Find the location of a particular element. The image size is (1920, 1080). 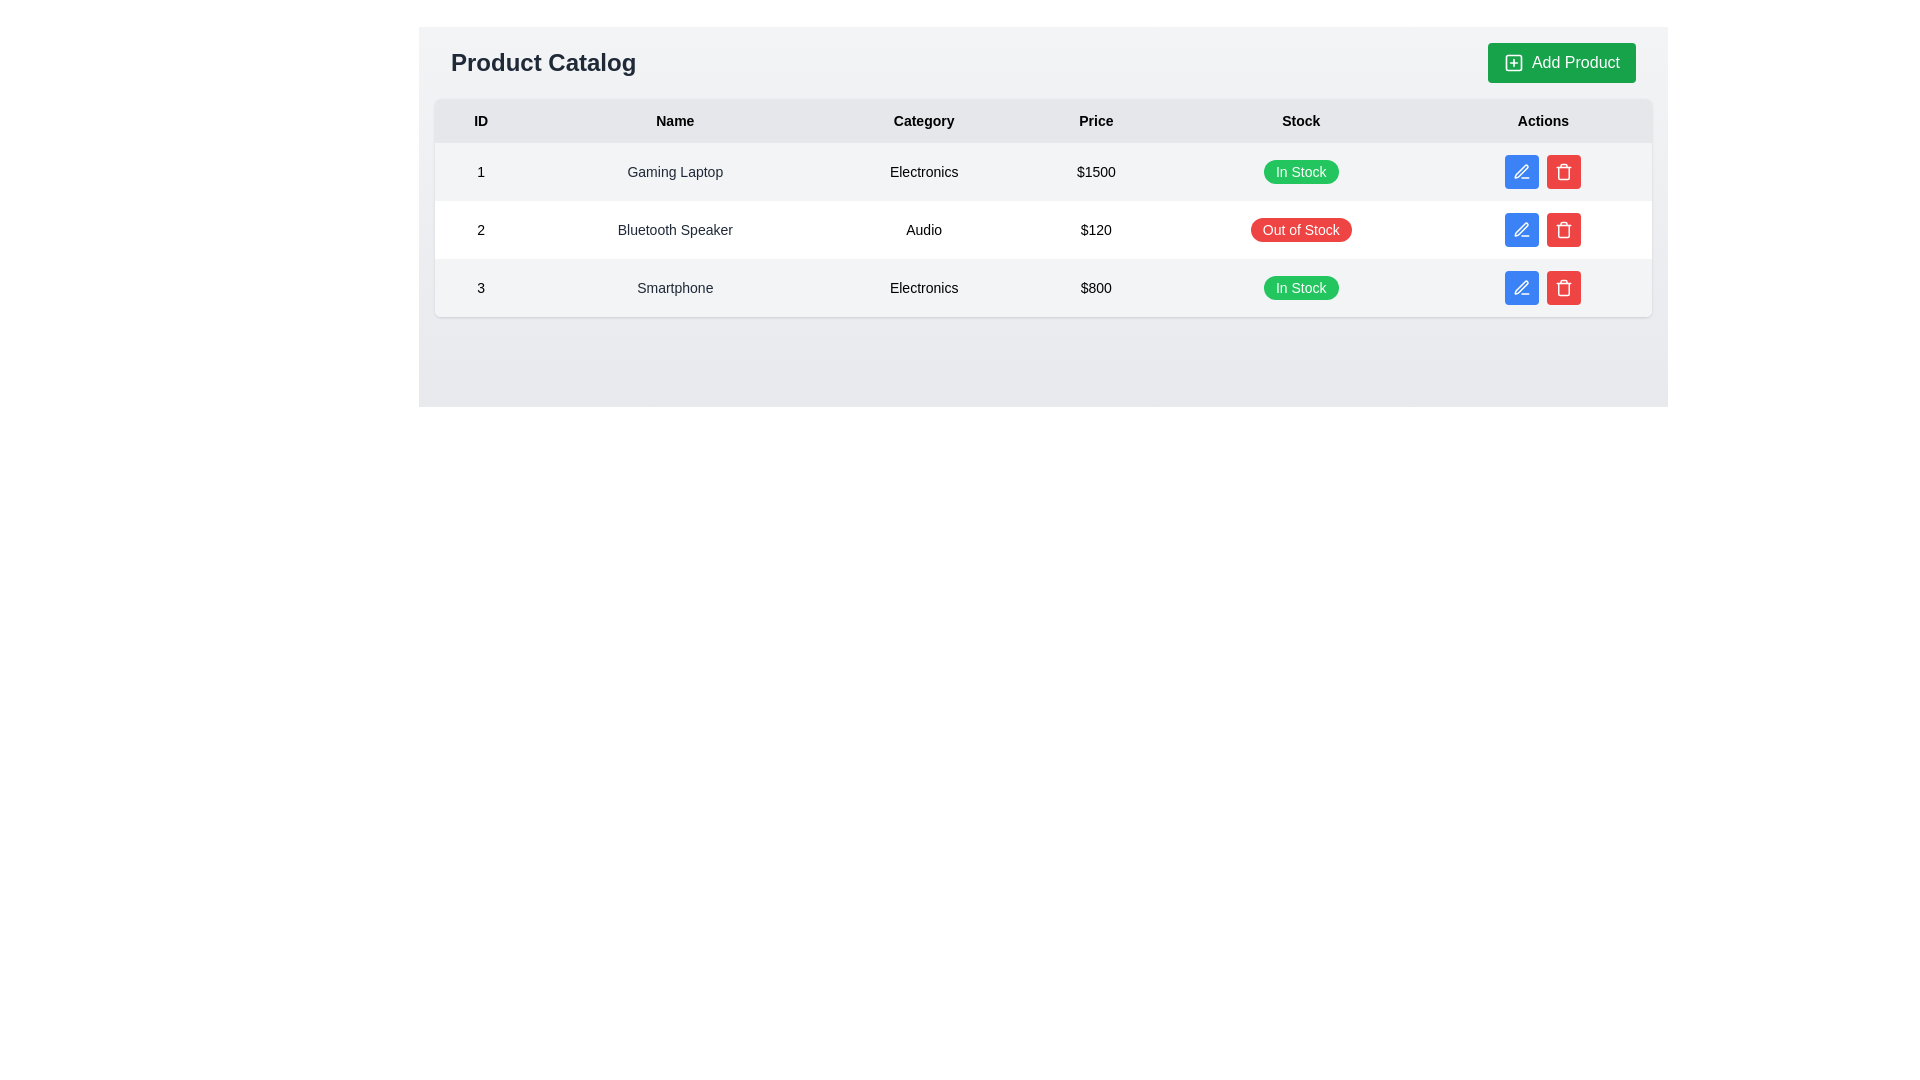

the 'Electronics' text element located in the third column of the first row of the product information table, which is styled with a light-gray background and centered text is located at coordinates (923, 171).